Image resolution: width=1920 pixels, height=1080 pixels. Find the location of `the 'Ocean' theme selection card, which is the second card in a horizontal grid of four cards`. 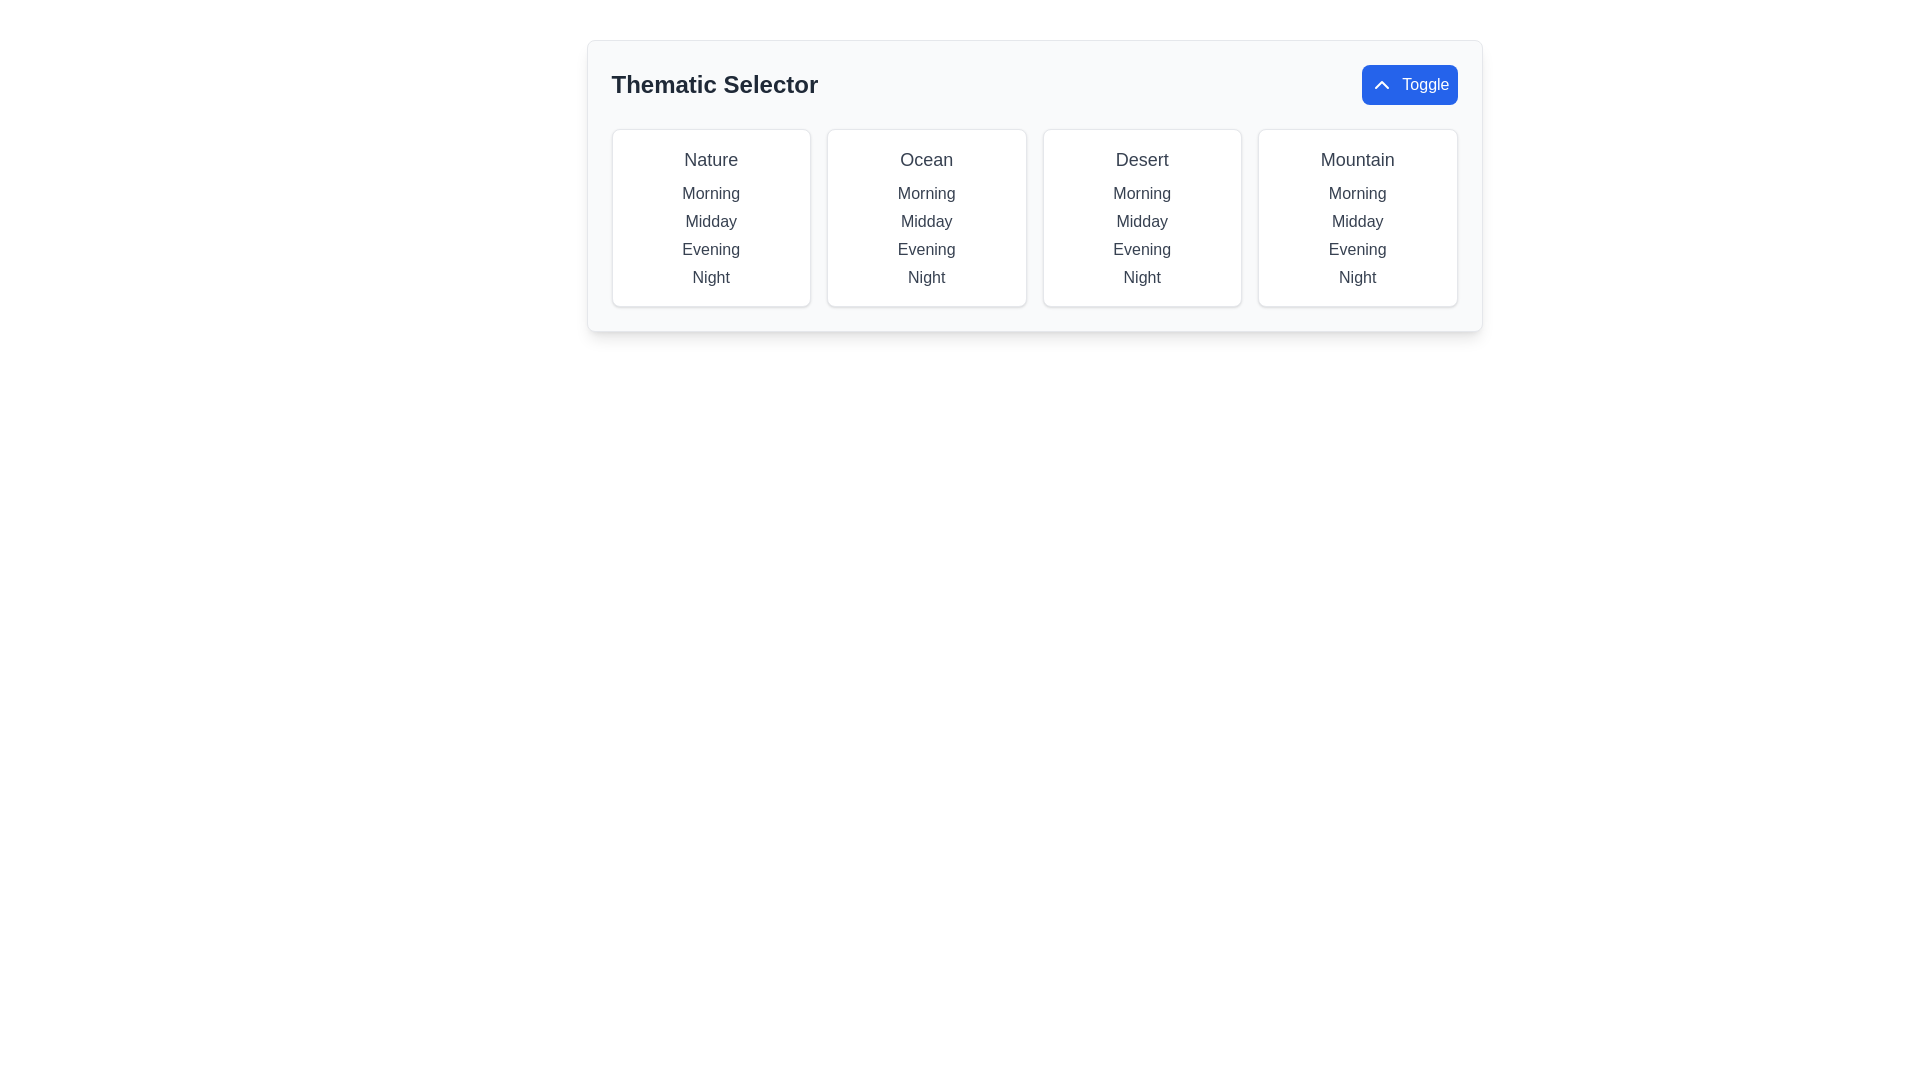

the 'Ocean' theme selection card, which is the second card in a horizontal grid of four cards is located at coordinates (925, 218).